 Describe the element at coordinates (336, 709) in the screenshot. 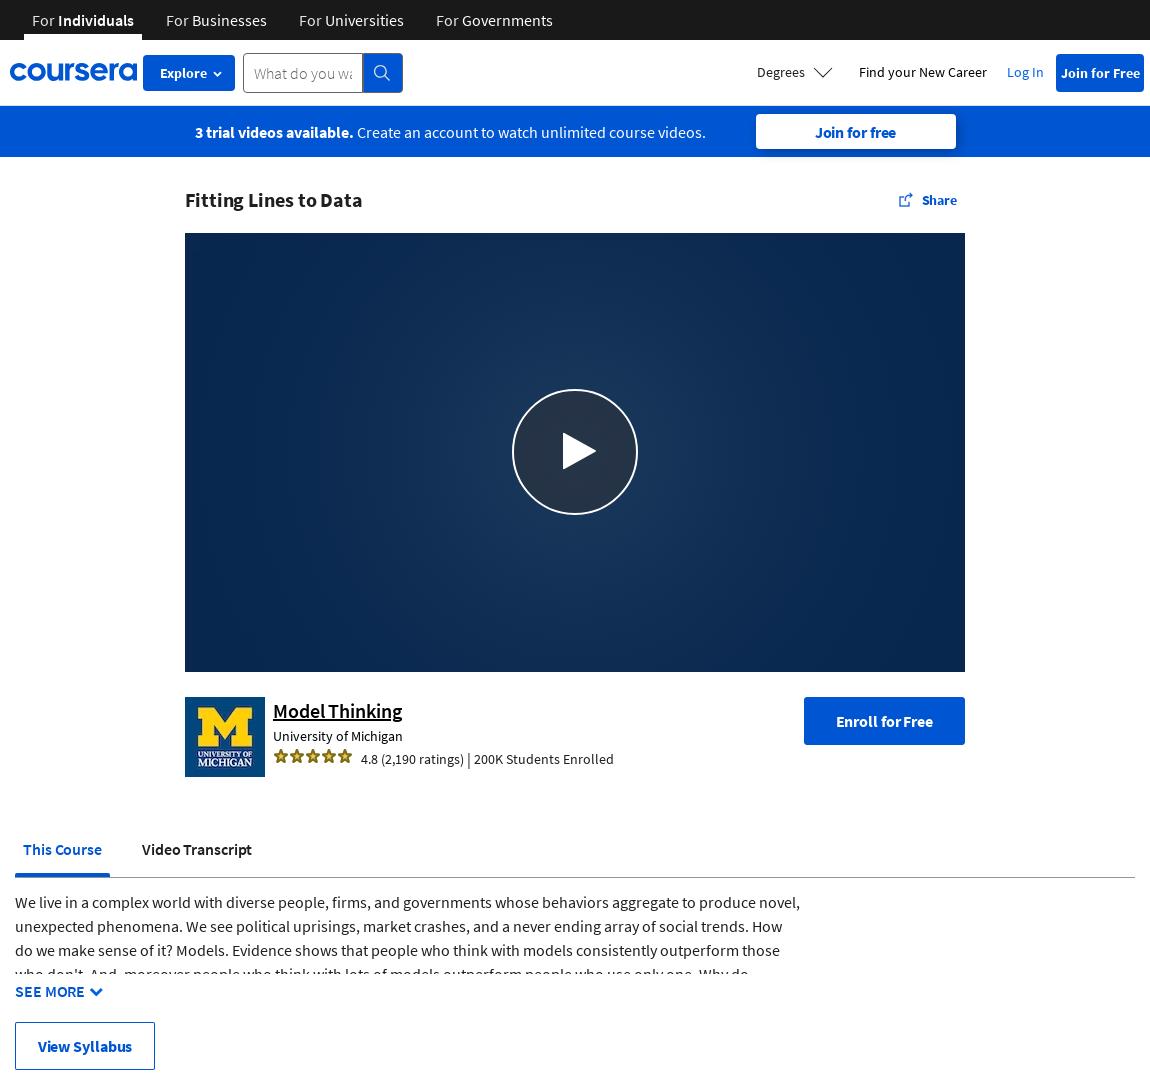

I see `'Model Thinking'` at that location.